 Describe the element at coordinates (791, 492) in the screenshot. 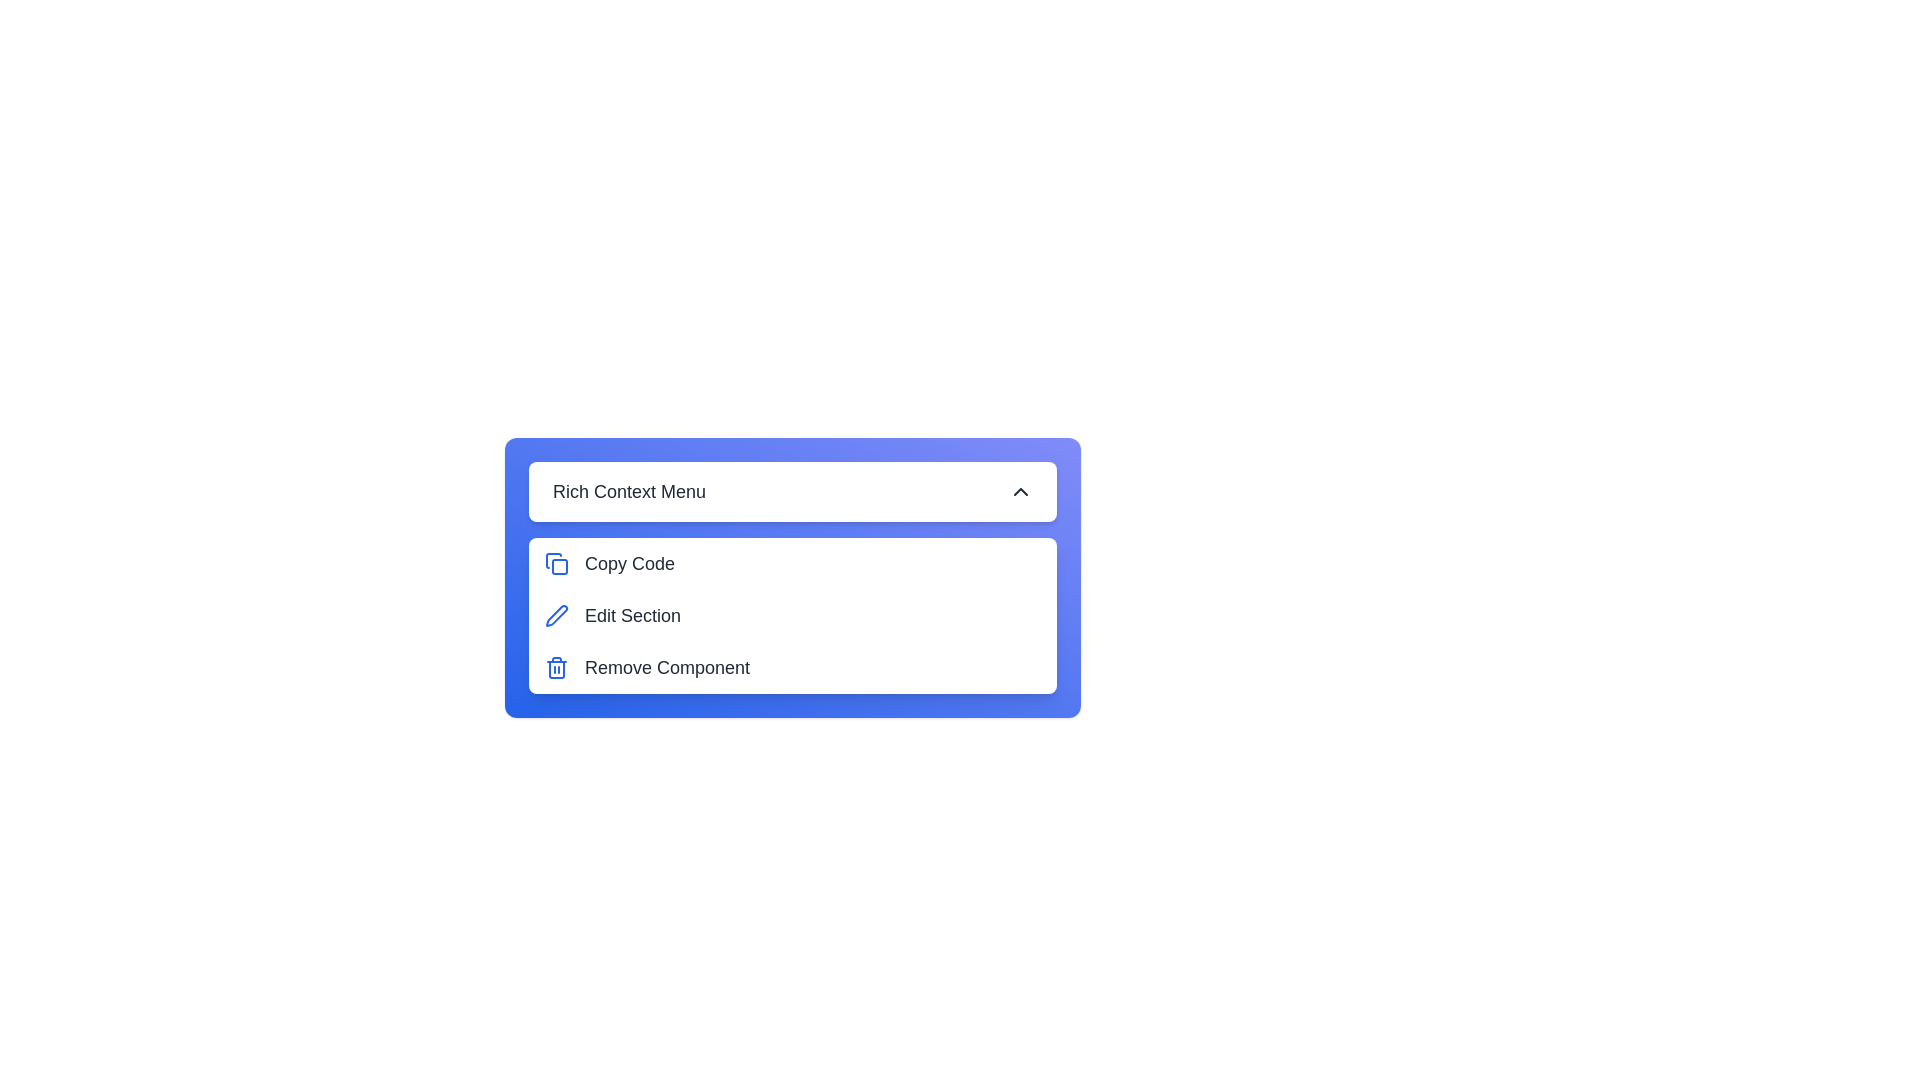

I see `the button labeled 'Rich Context Menu' to toggle the dropdown menu` at that location.